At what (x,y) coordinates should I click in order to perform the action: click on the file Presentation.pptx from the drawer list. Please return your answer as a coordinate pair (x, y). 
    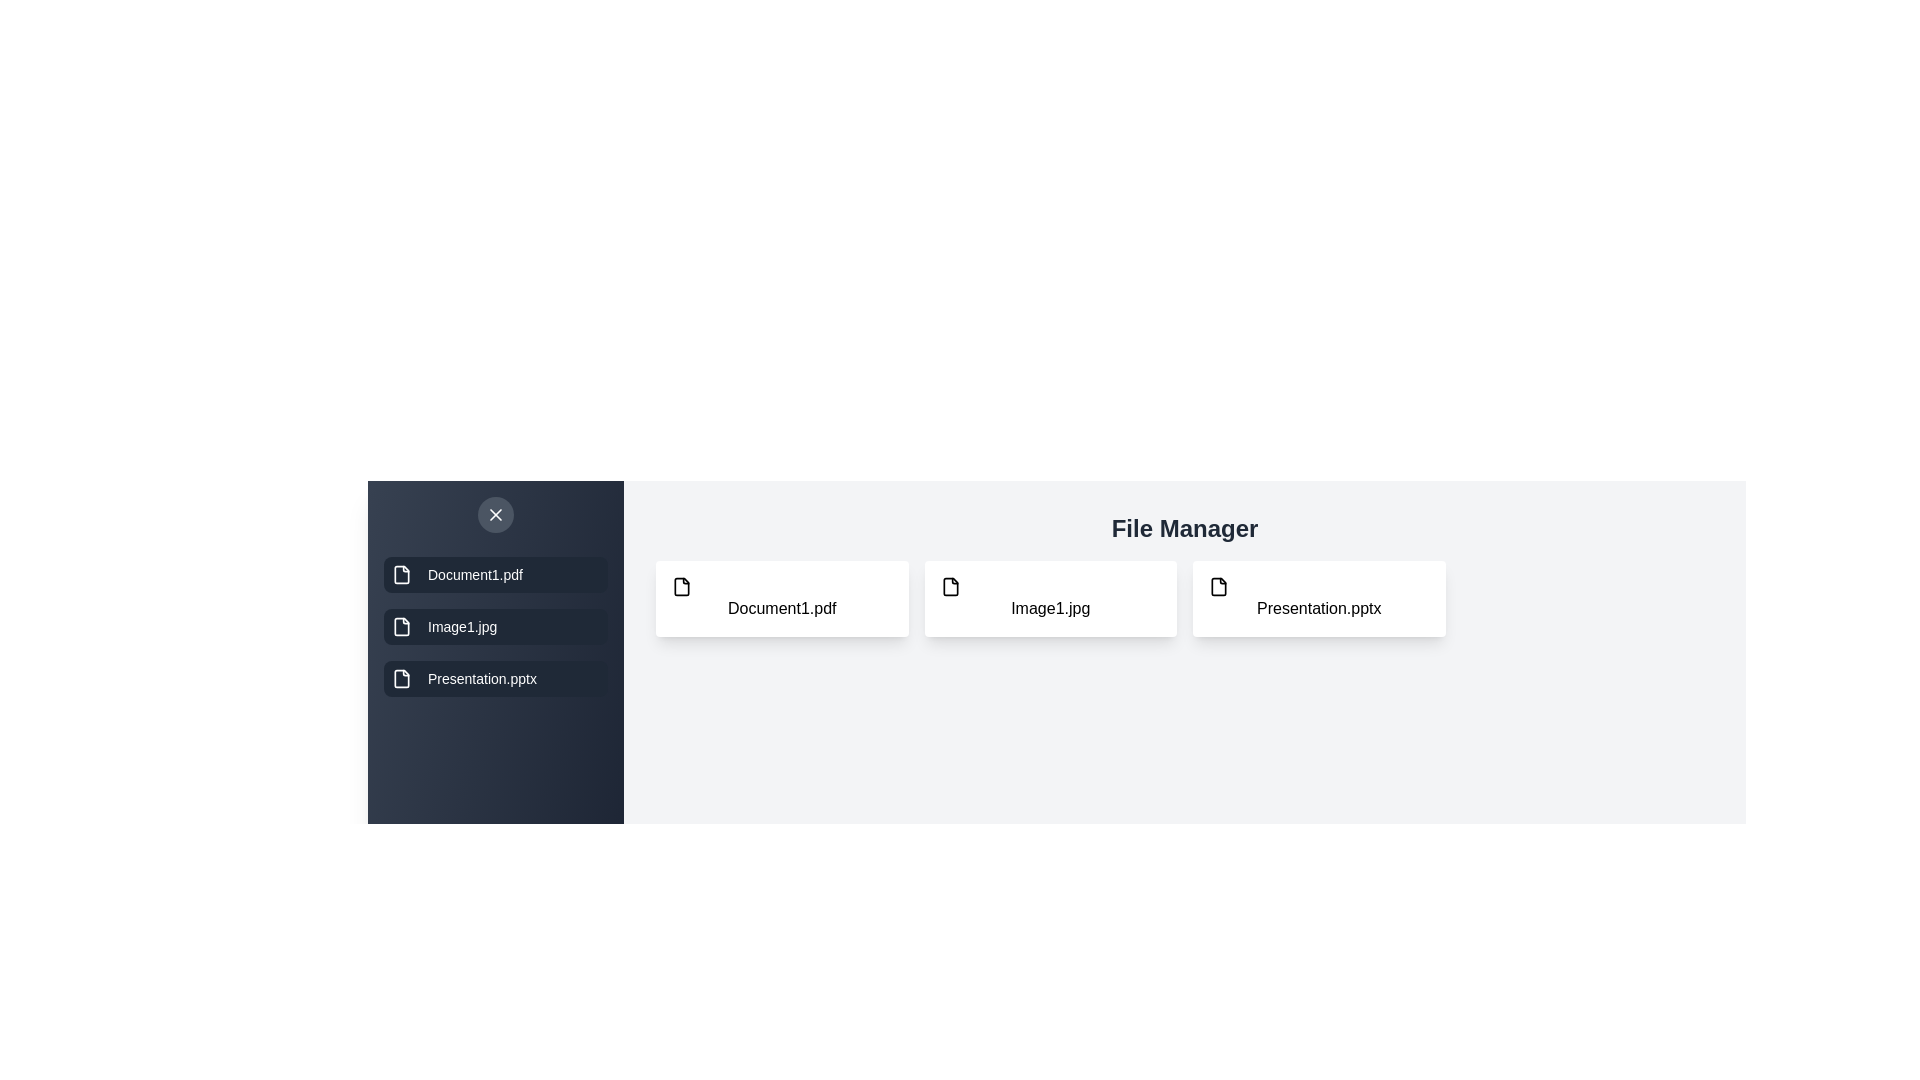
    Looking at the image, I should click on (495, 677).